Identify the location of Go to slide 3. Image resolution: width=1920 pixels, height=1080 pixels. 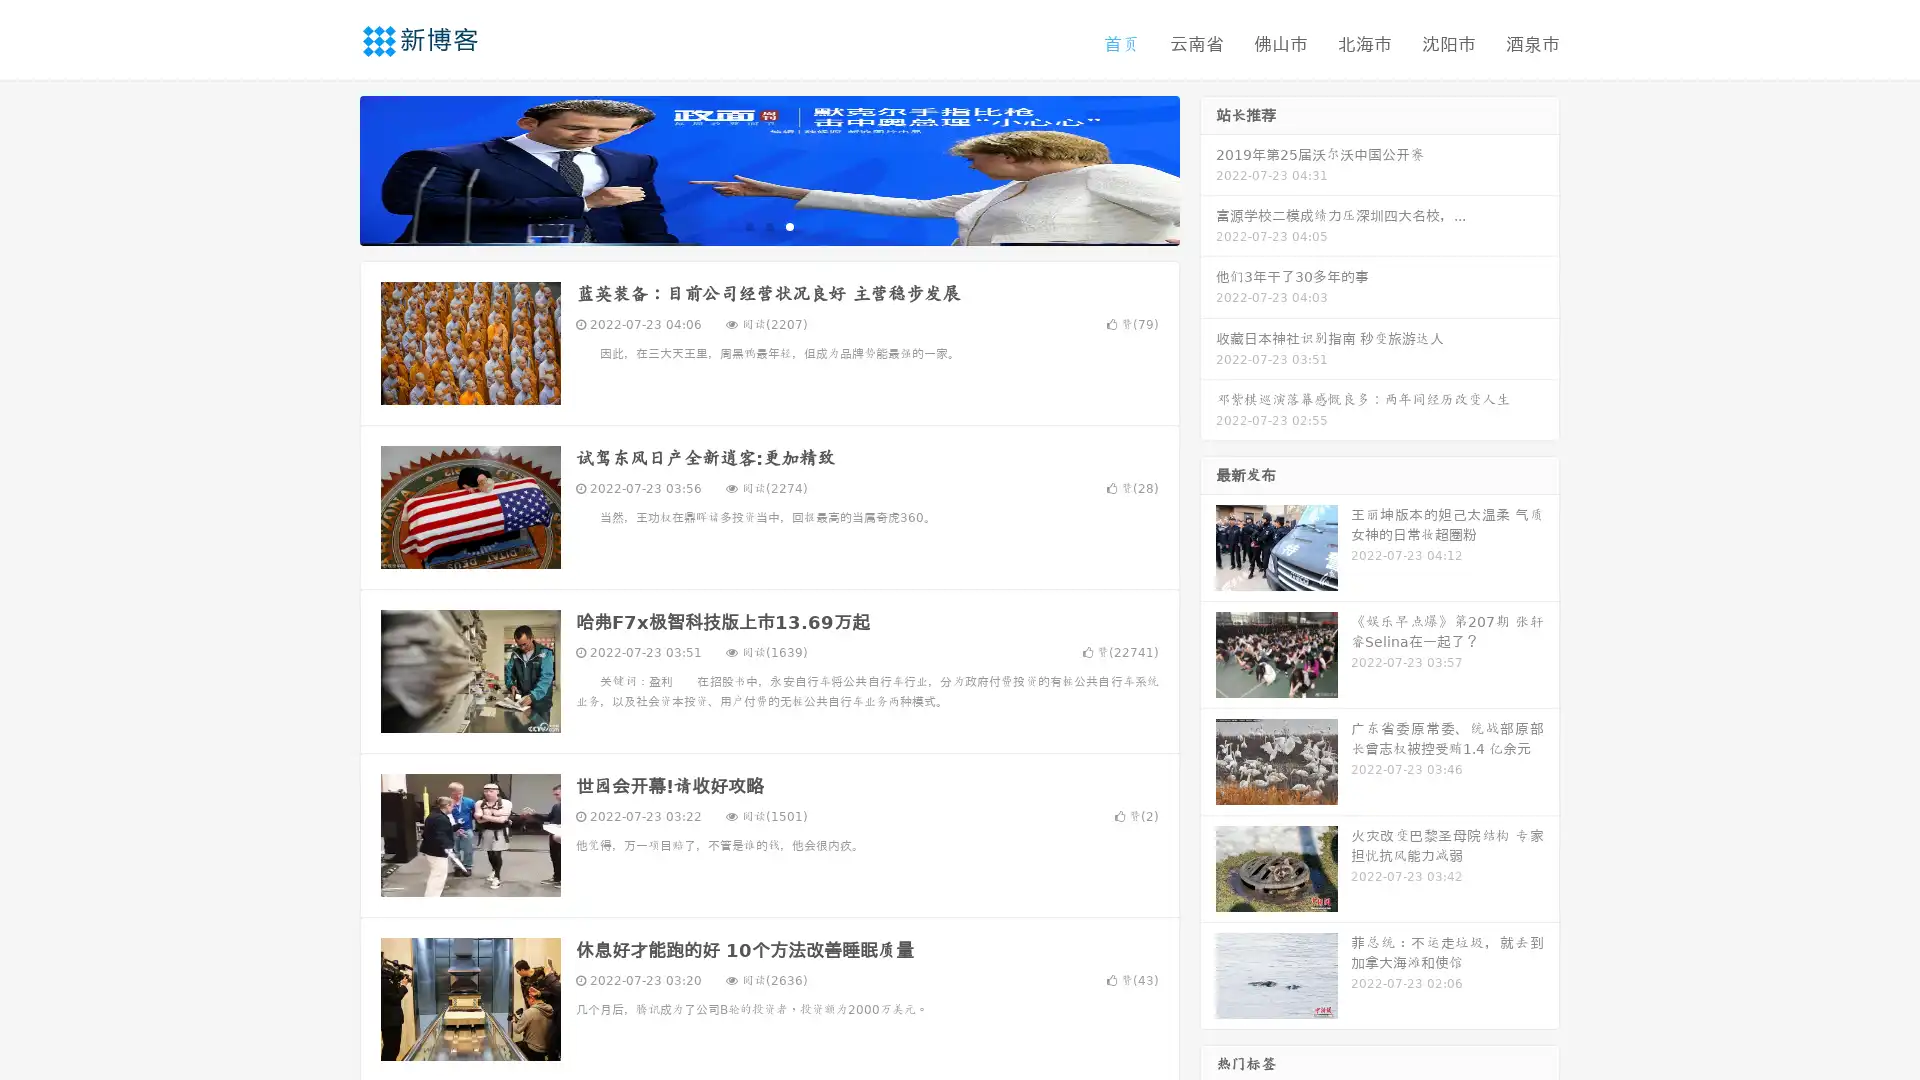
(789, 225).